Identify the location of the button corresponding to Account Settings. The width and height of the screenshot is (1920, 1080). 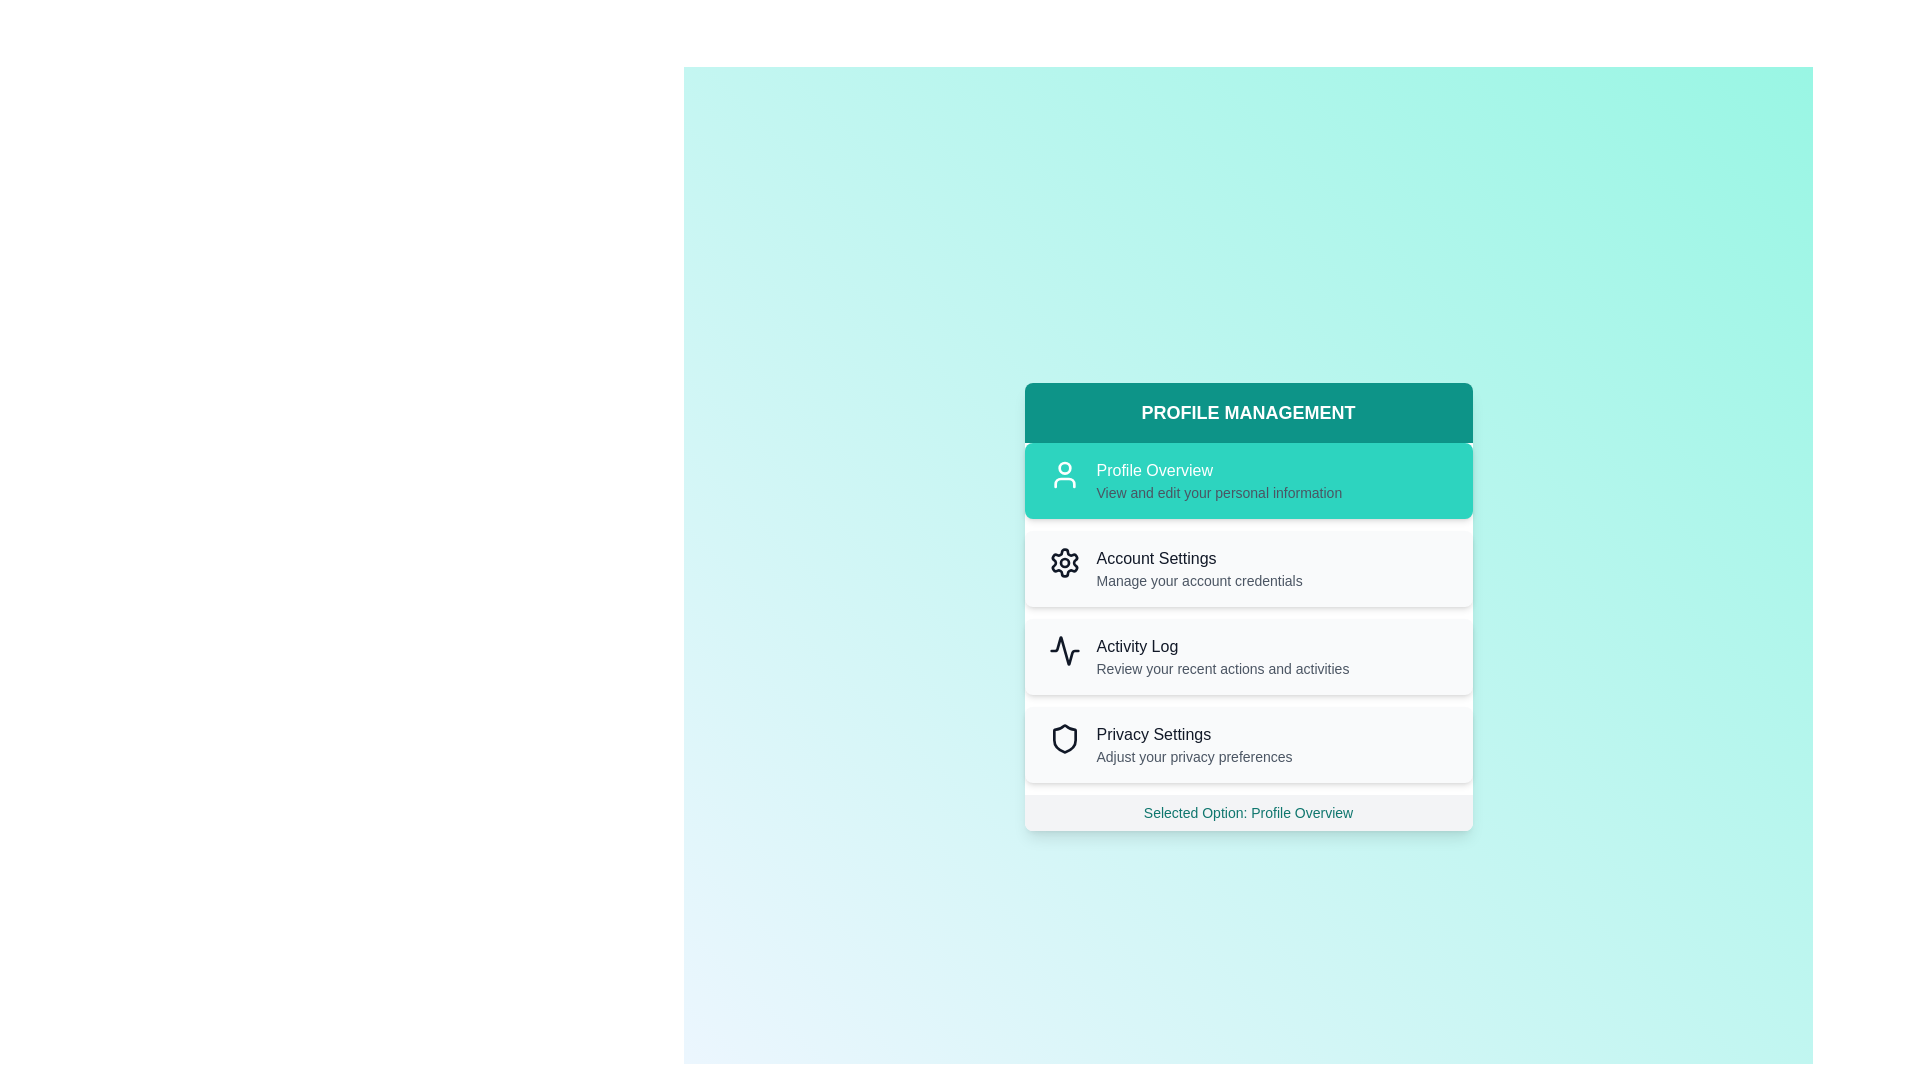
(1247, 569).